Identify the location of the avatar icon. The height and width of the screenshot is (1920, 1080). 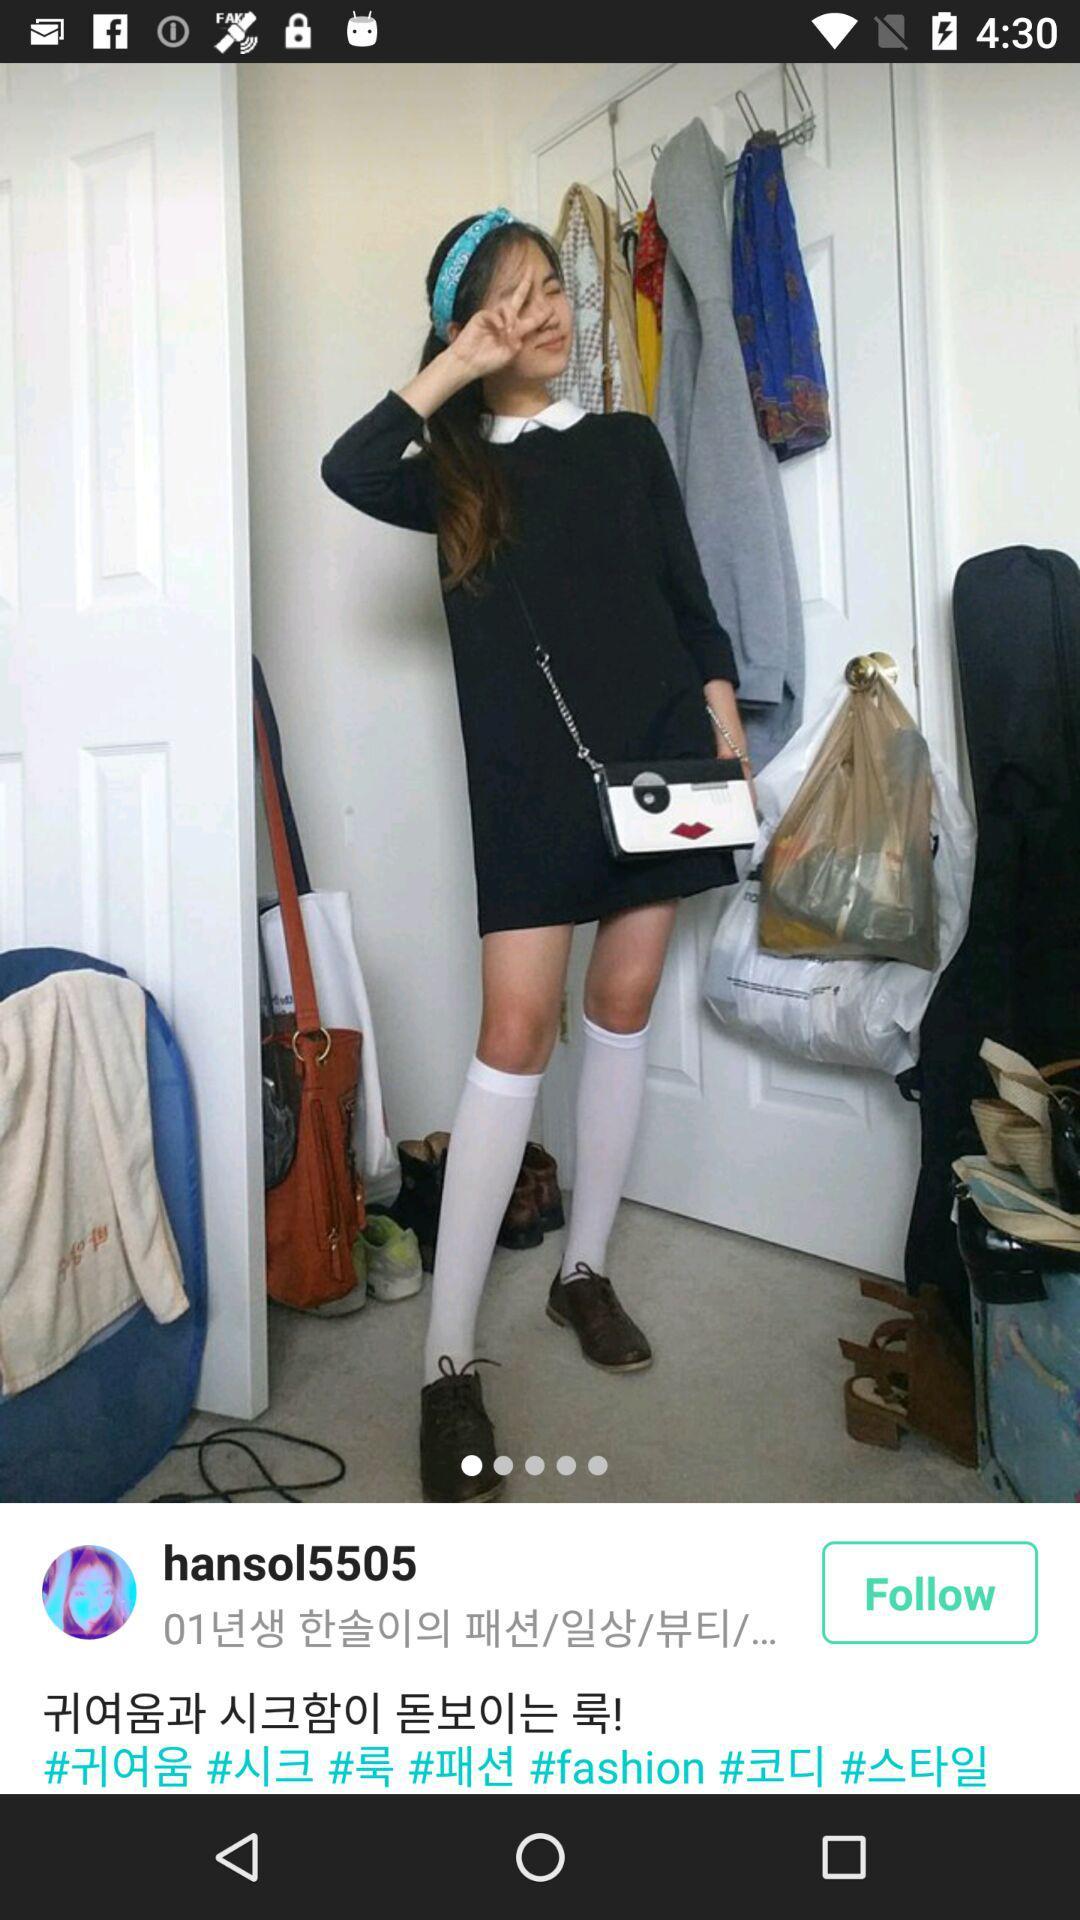
(88, 1591).